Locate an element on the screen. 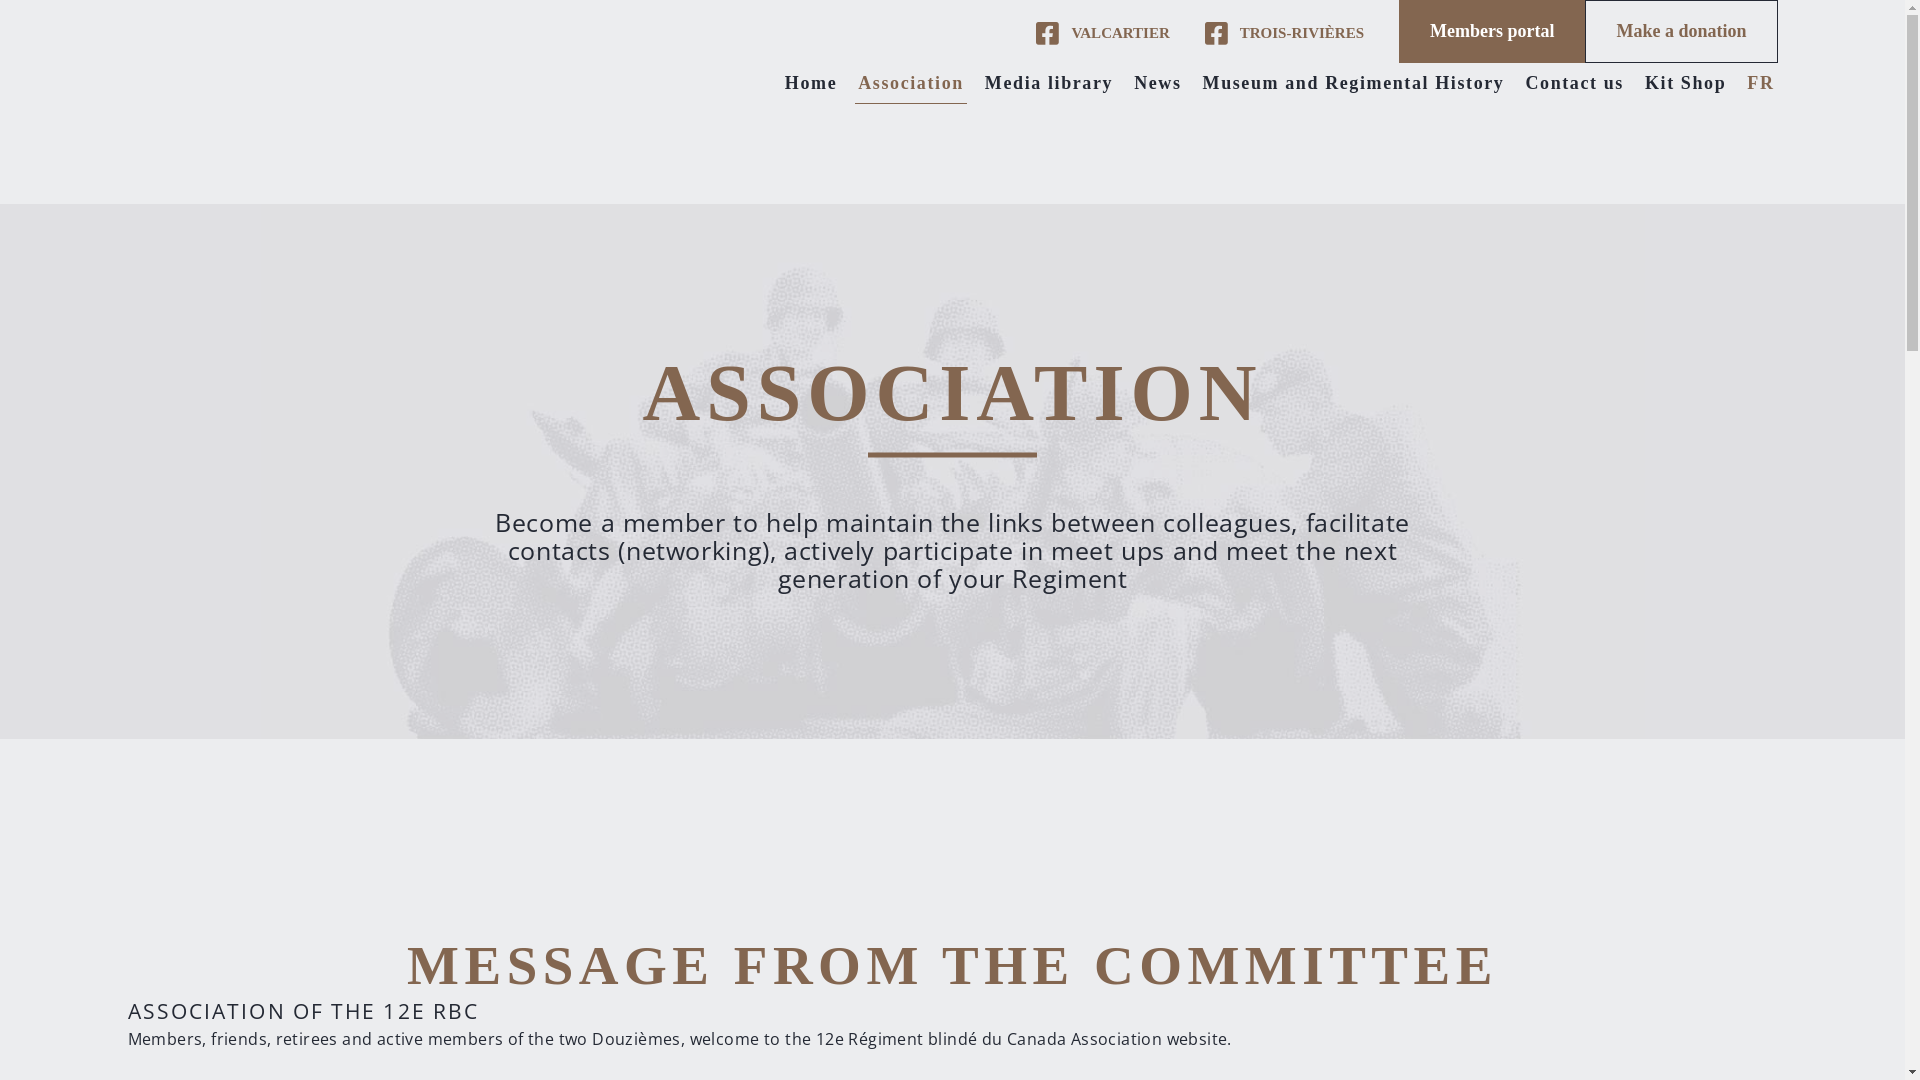  'Media library' is located at coordinates (1048, 82).